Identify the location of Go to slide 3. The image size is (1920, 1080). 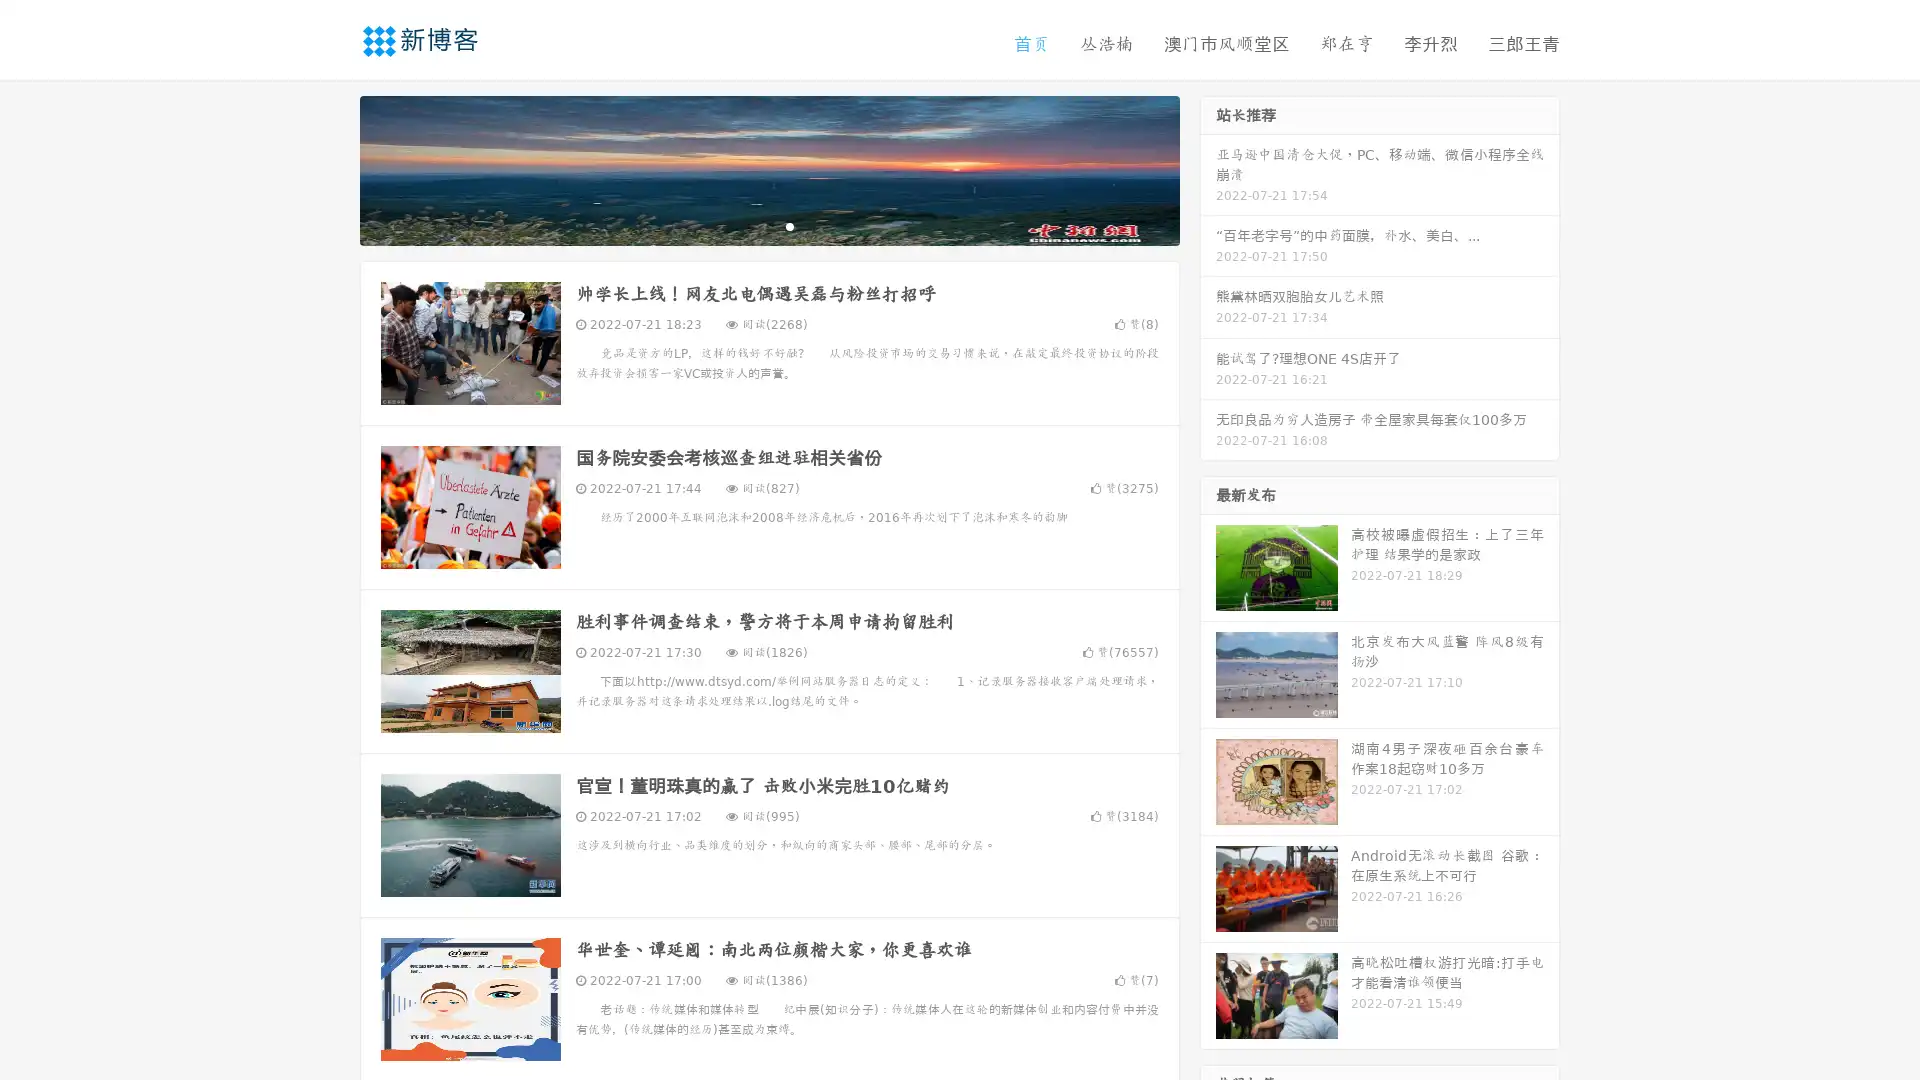
(789, 225).